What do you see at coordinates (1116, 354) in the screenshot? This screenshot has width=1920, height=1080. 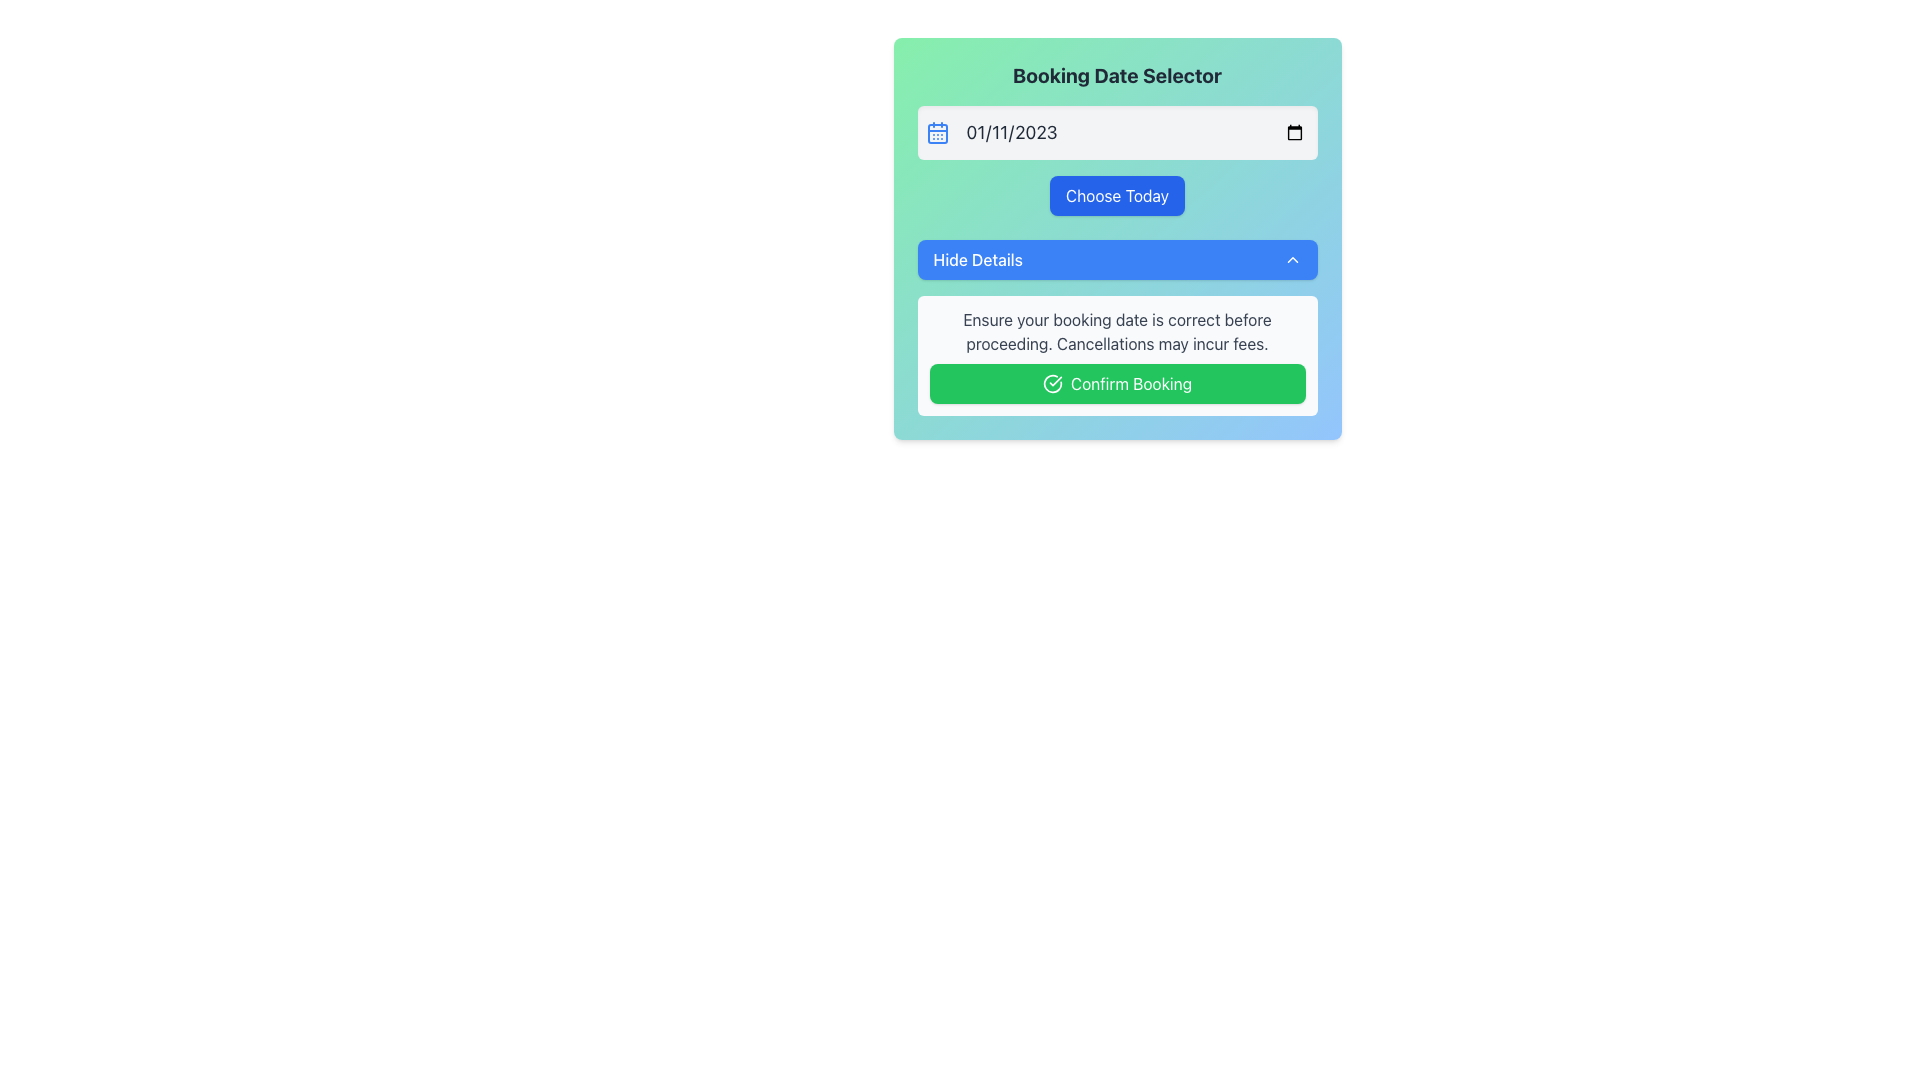 I see `text for booking information from the complex UI element containing a text paragraph and a confirmation button, located below the 'Hide Details' button` at bounding box center [1116, 354].